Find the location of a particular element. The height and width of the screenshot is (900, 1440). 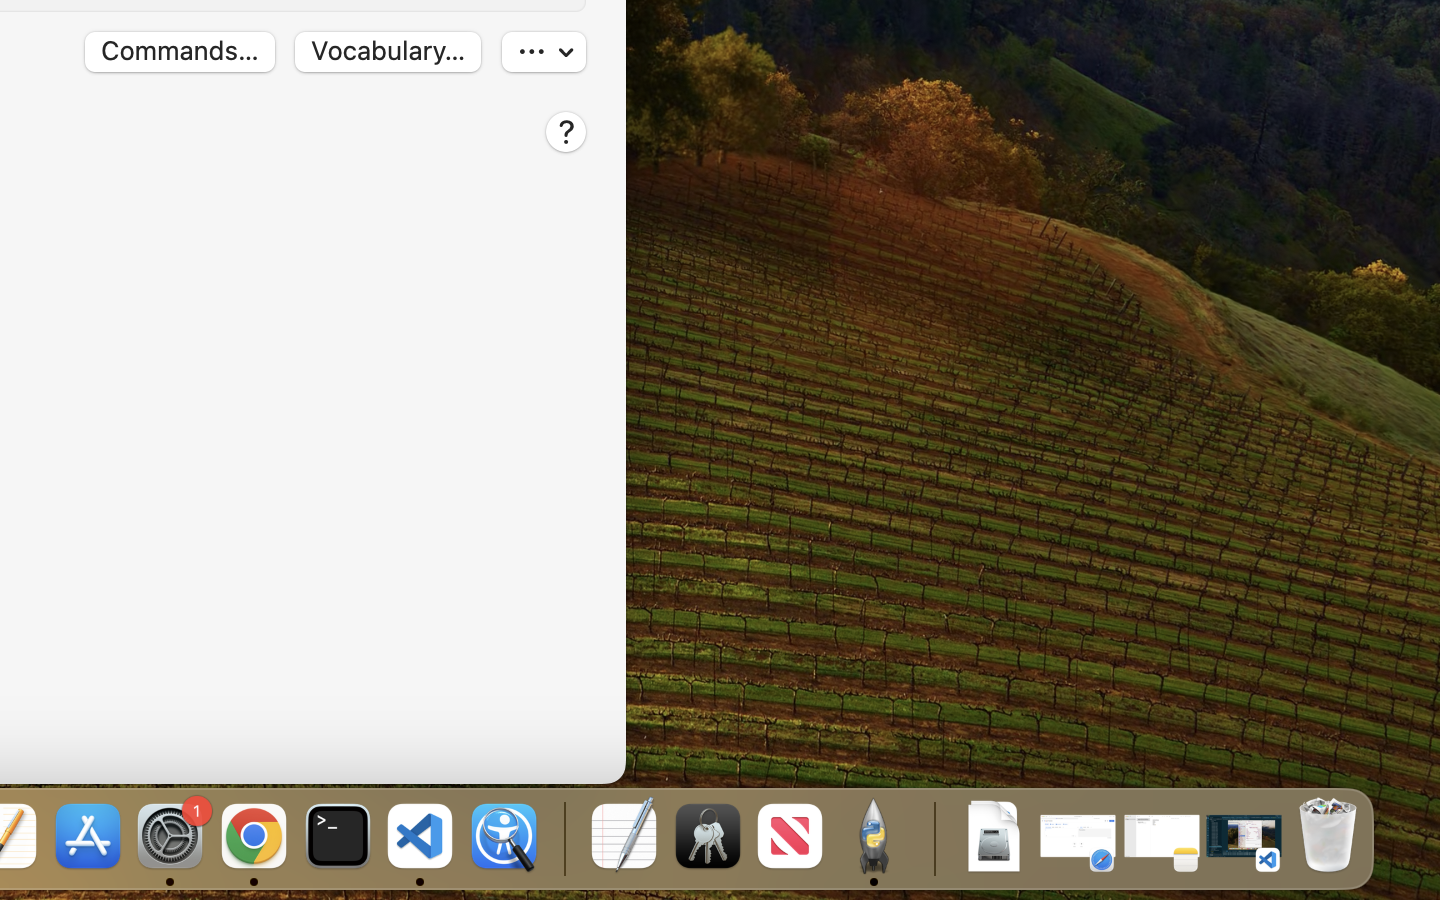

'0.4285714328289032' is located at coordinates (562, 837).